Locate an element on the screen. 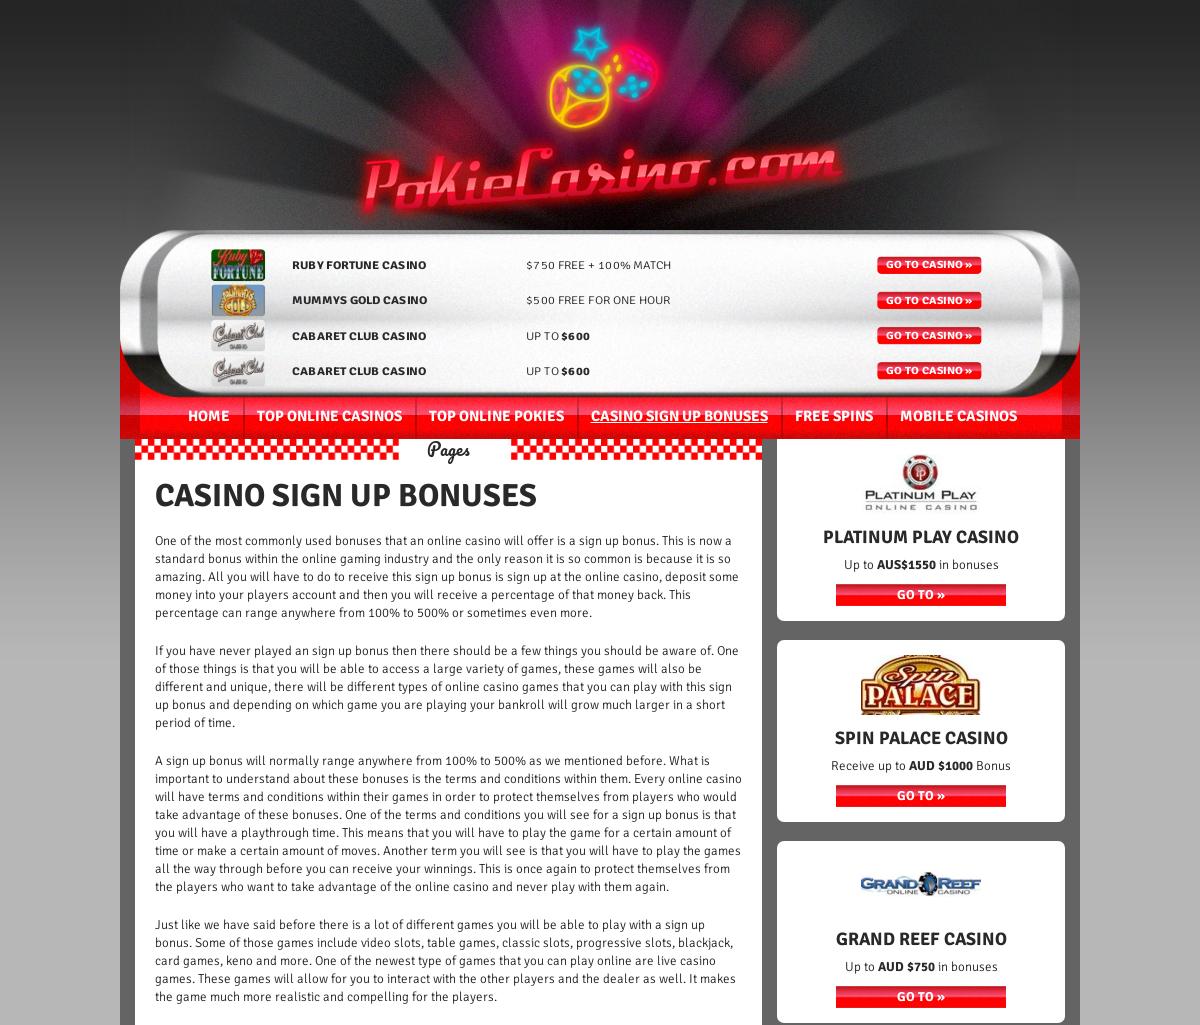  'Top Online Pokies' is located at coordinates (494, 416).